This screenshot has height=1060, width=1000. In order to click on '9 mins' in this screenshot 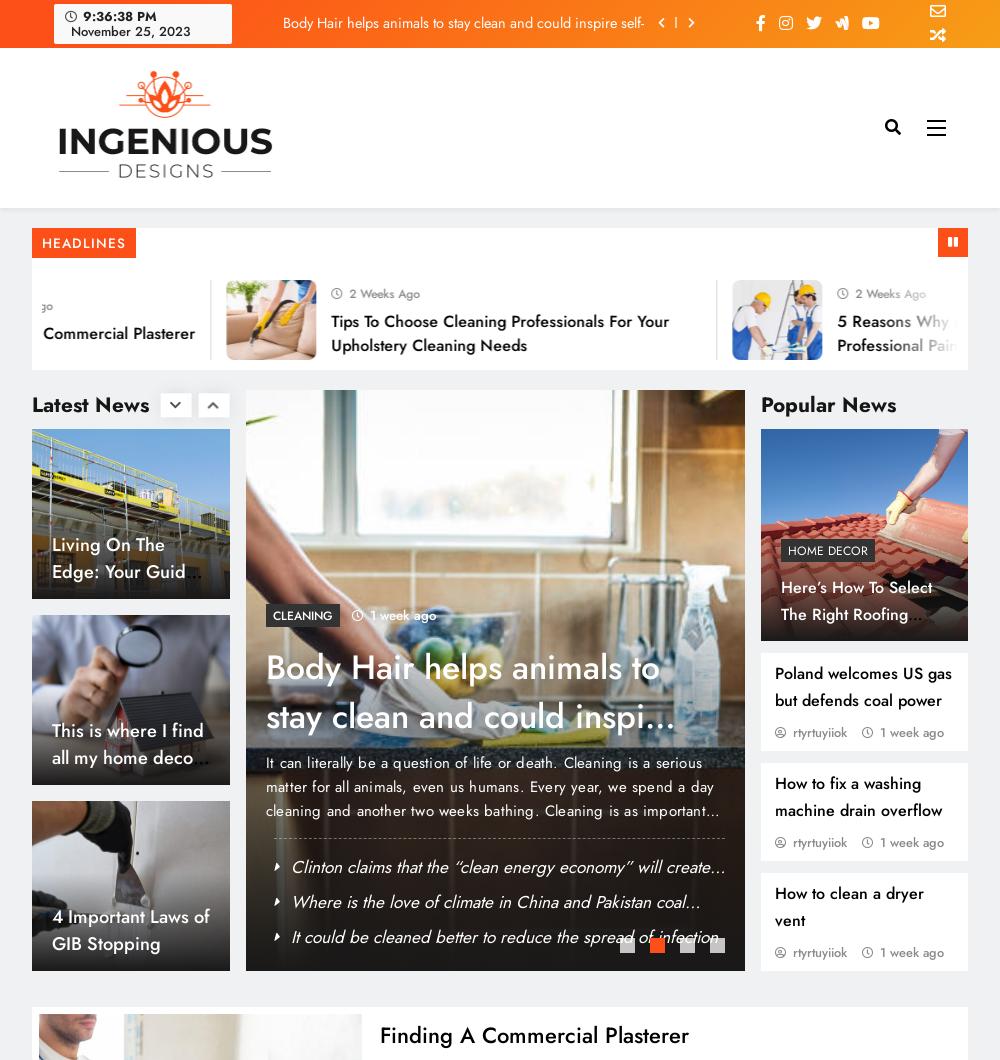, I will do `click(638, 127)`.